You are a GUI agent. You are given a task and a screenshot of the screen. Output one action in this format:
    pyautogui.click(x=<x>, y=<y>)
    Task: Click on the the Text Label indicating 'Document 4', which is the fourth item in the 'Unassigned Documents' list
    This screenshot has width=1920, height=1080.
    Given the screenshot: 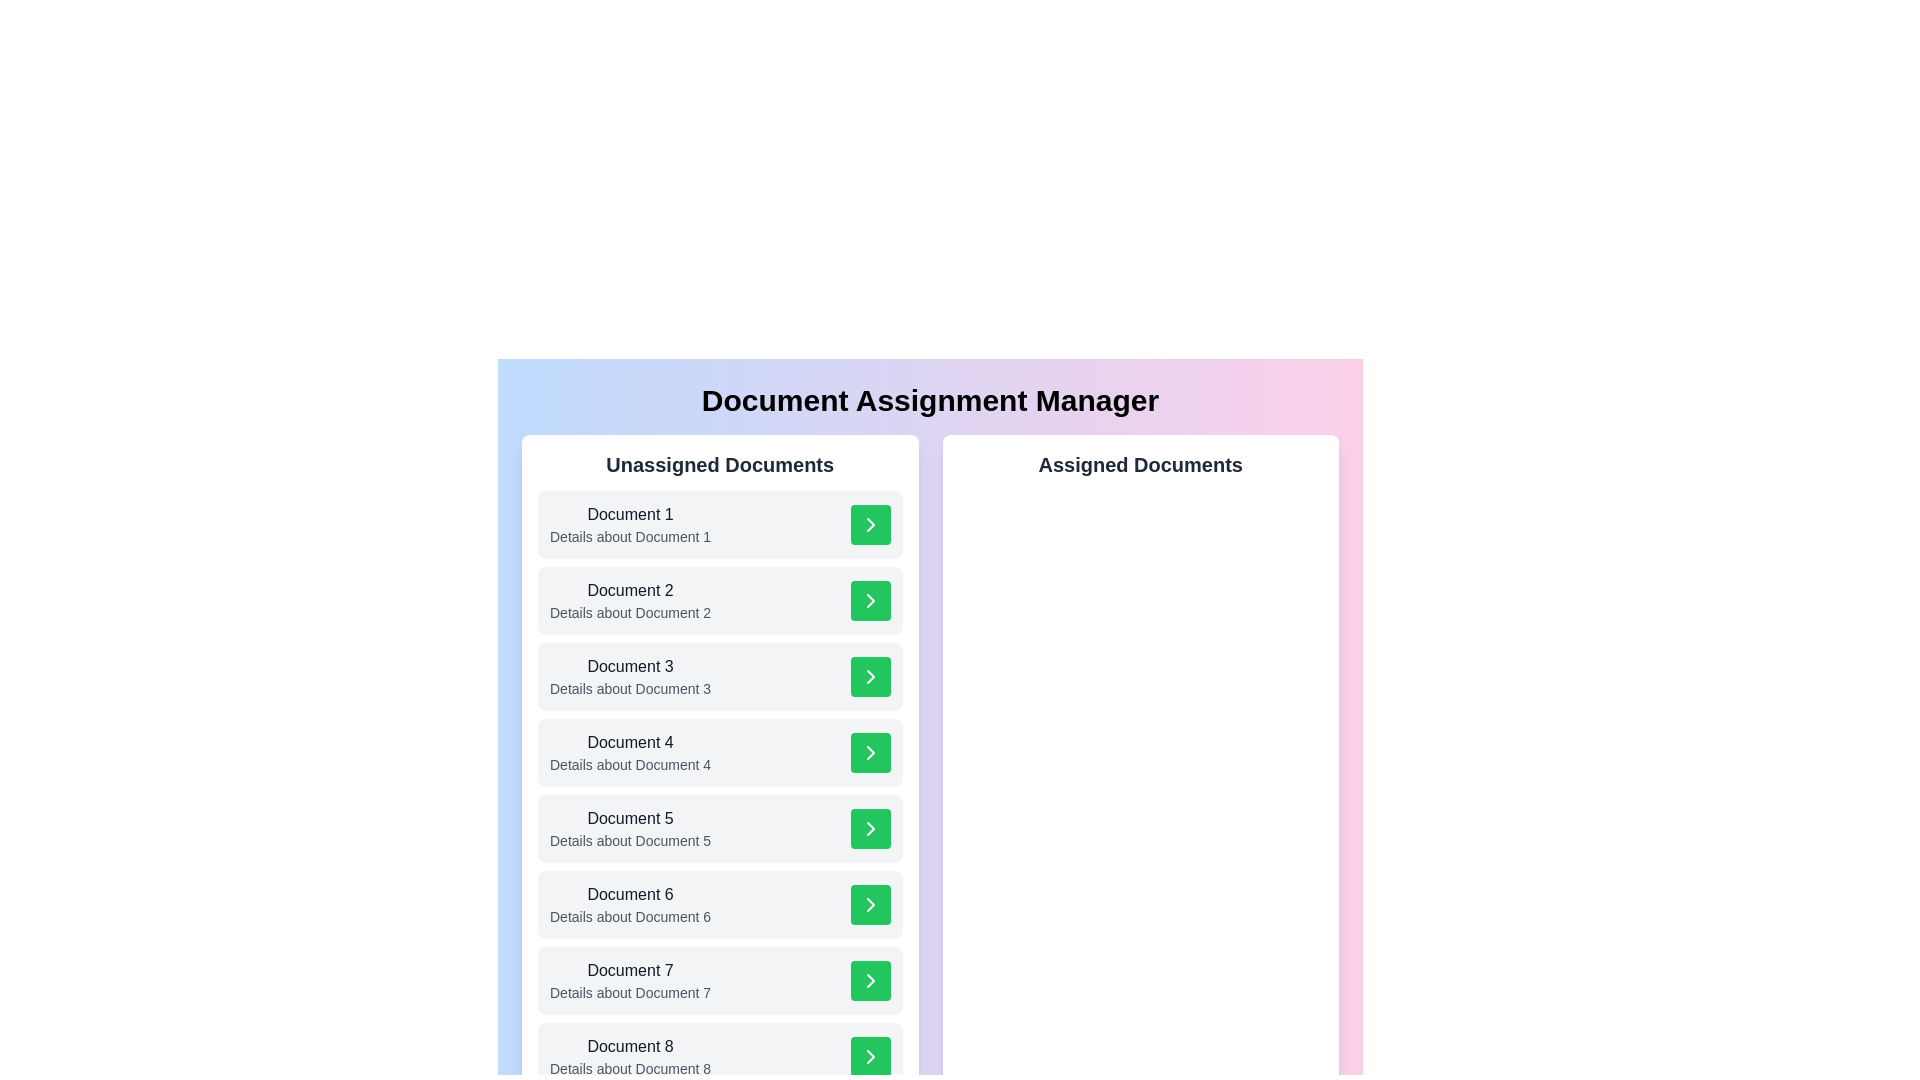 What is the action you would take?
    pyautogui.click(x=629, y=743)
    